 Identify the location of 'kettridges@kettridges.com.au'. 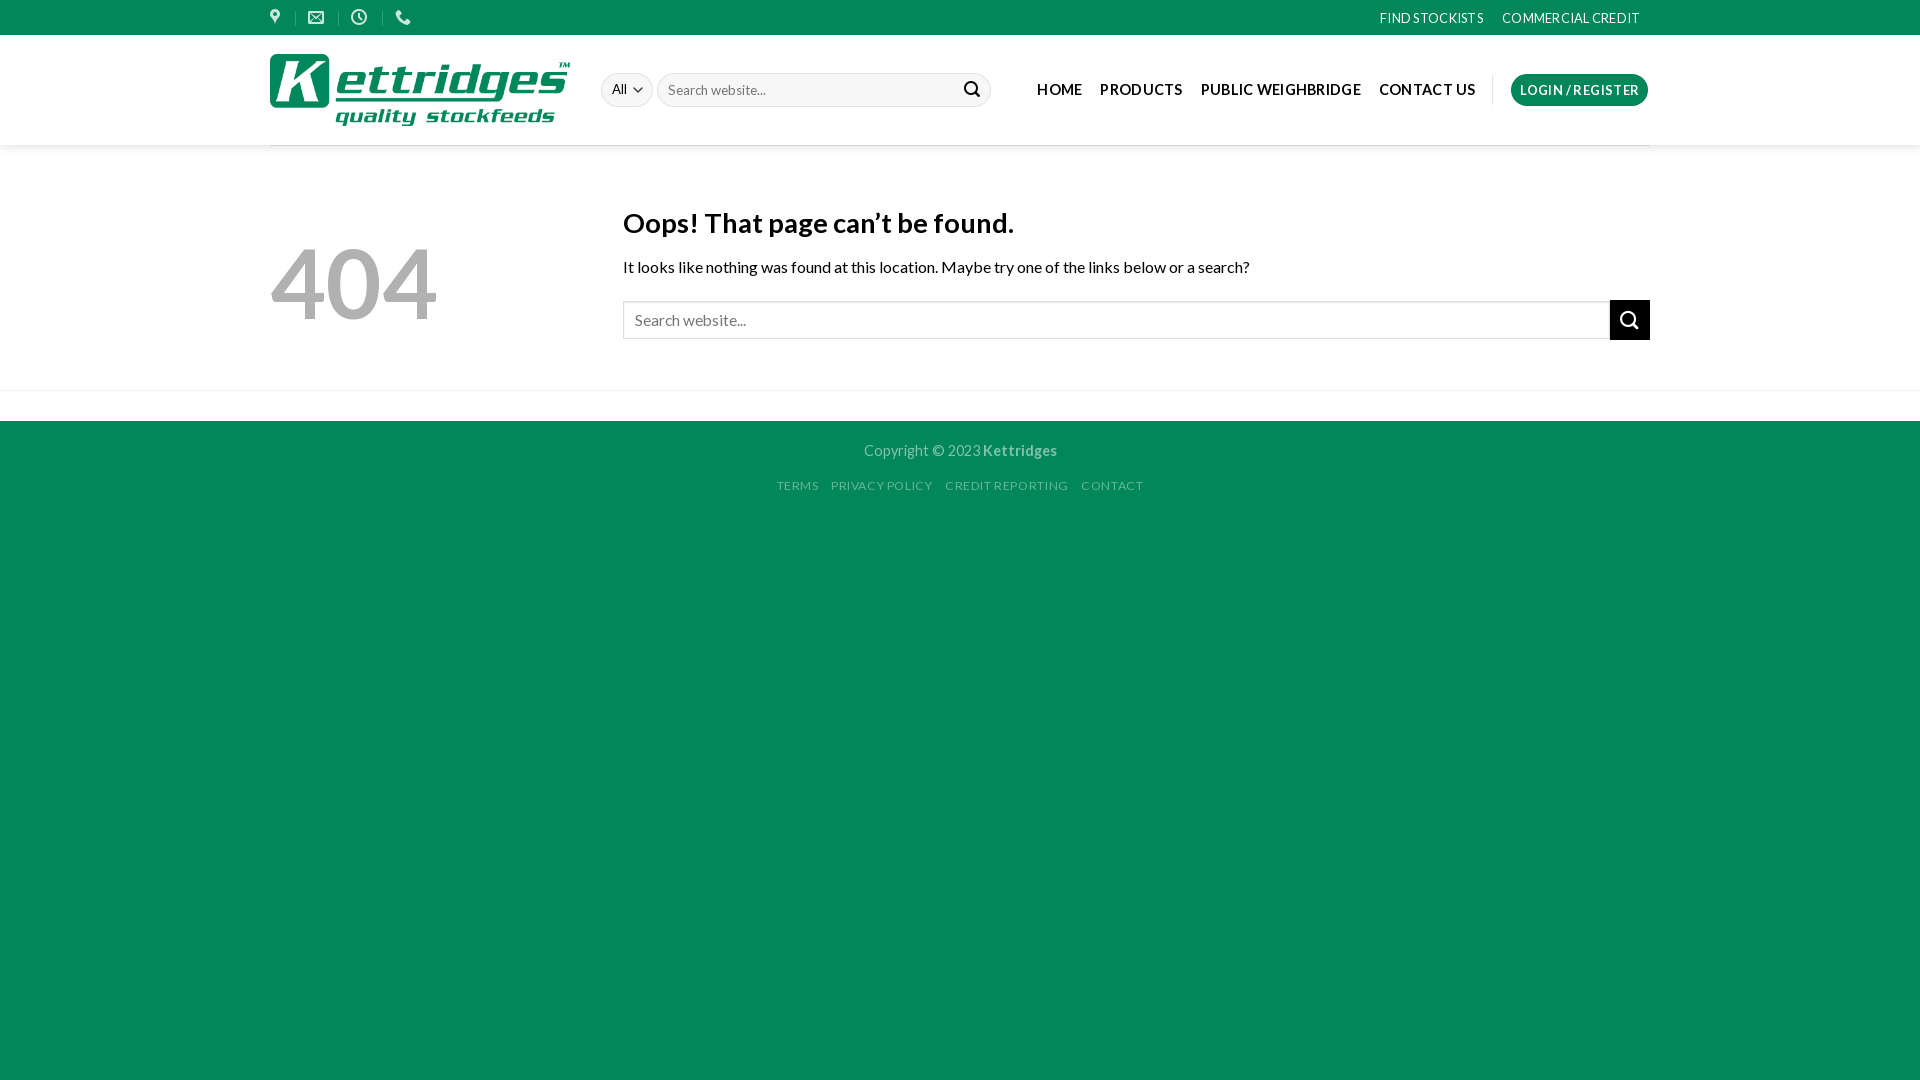
(317, 17).